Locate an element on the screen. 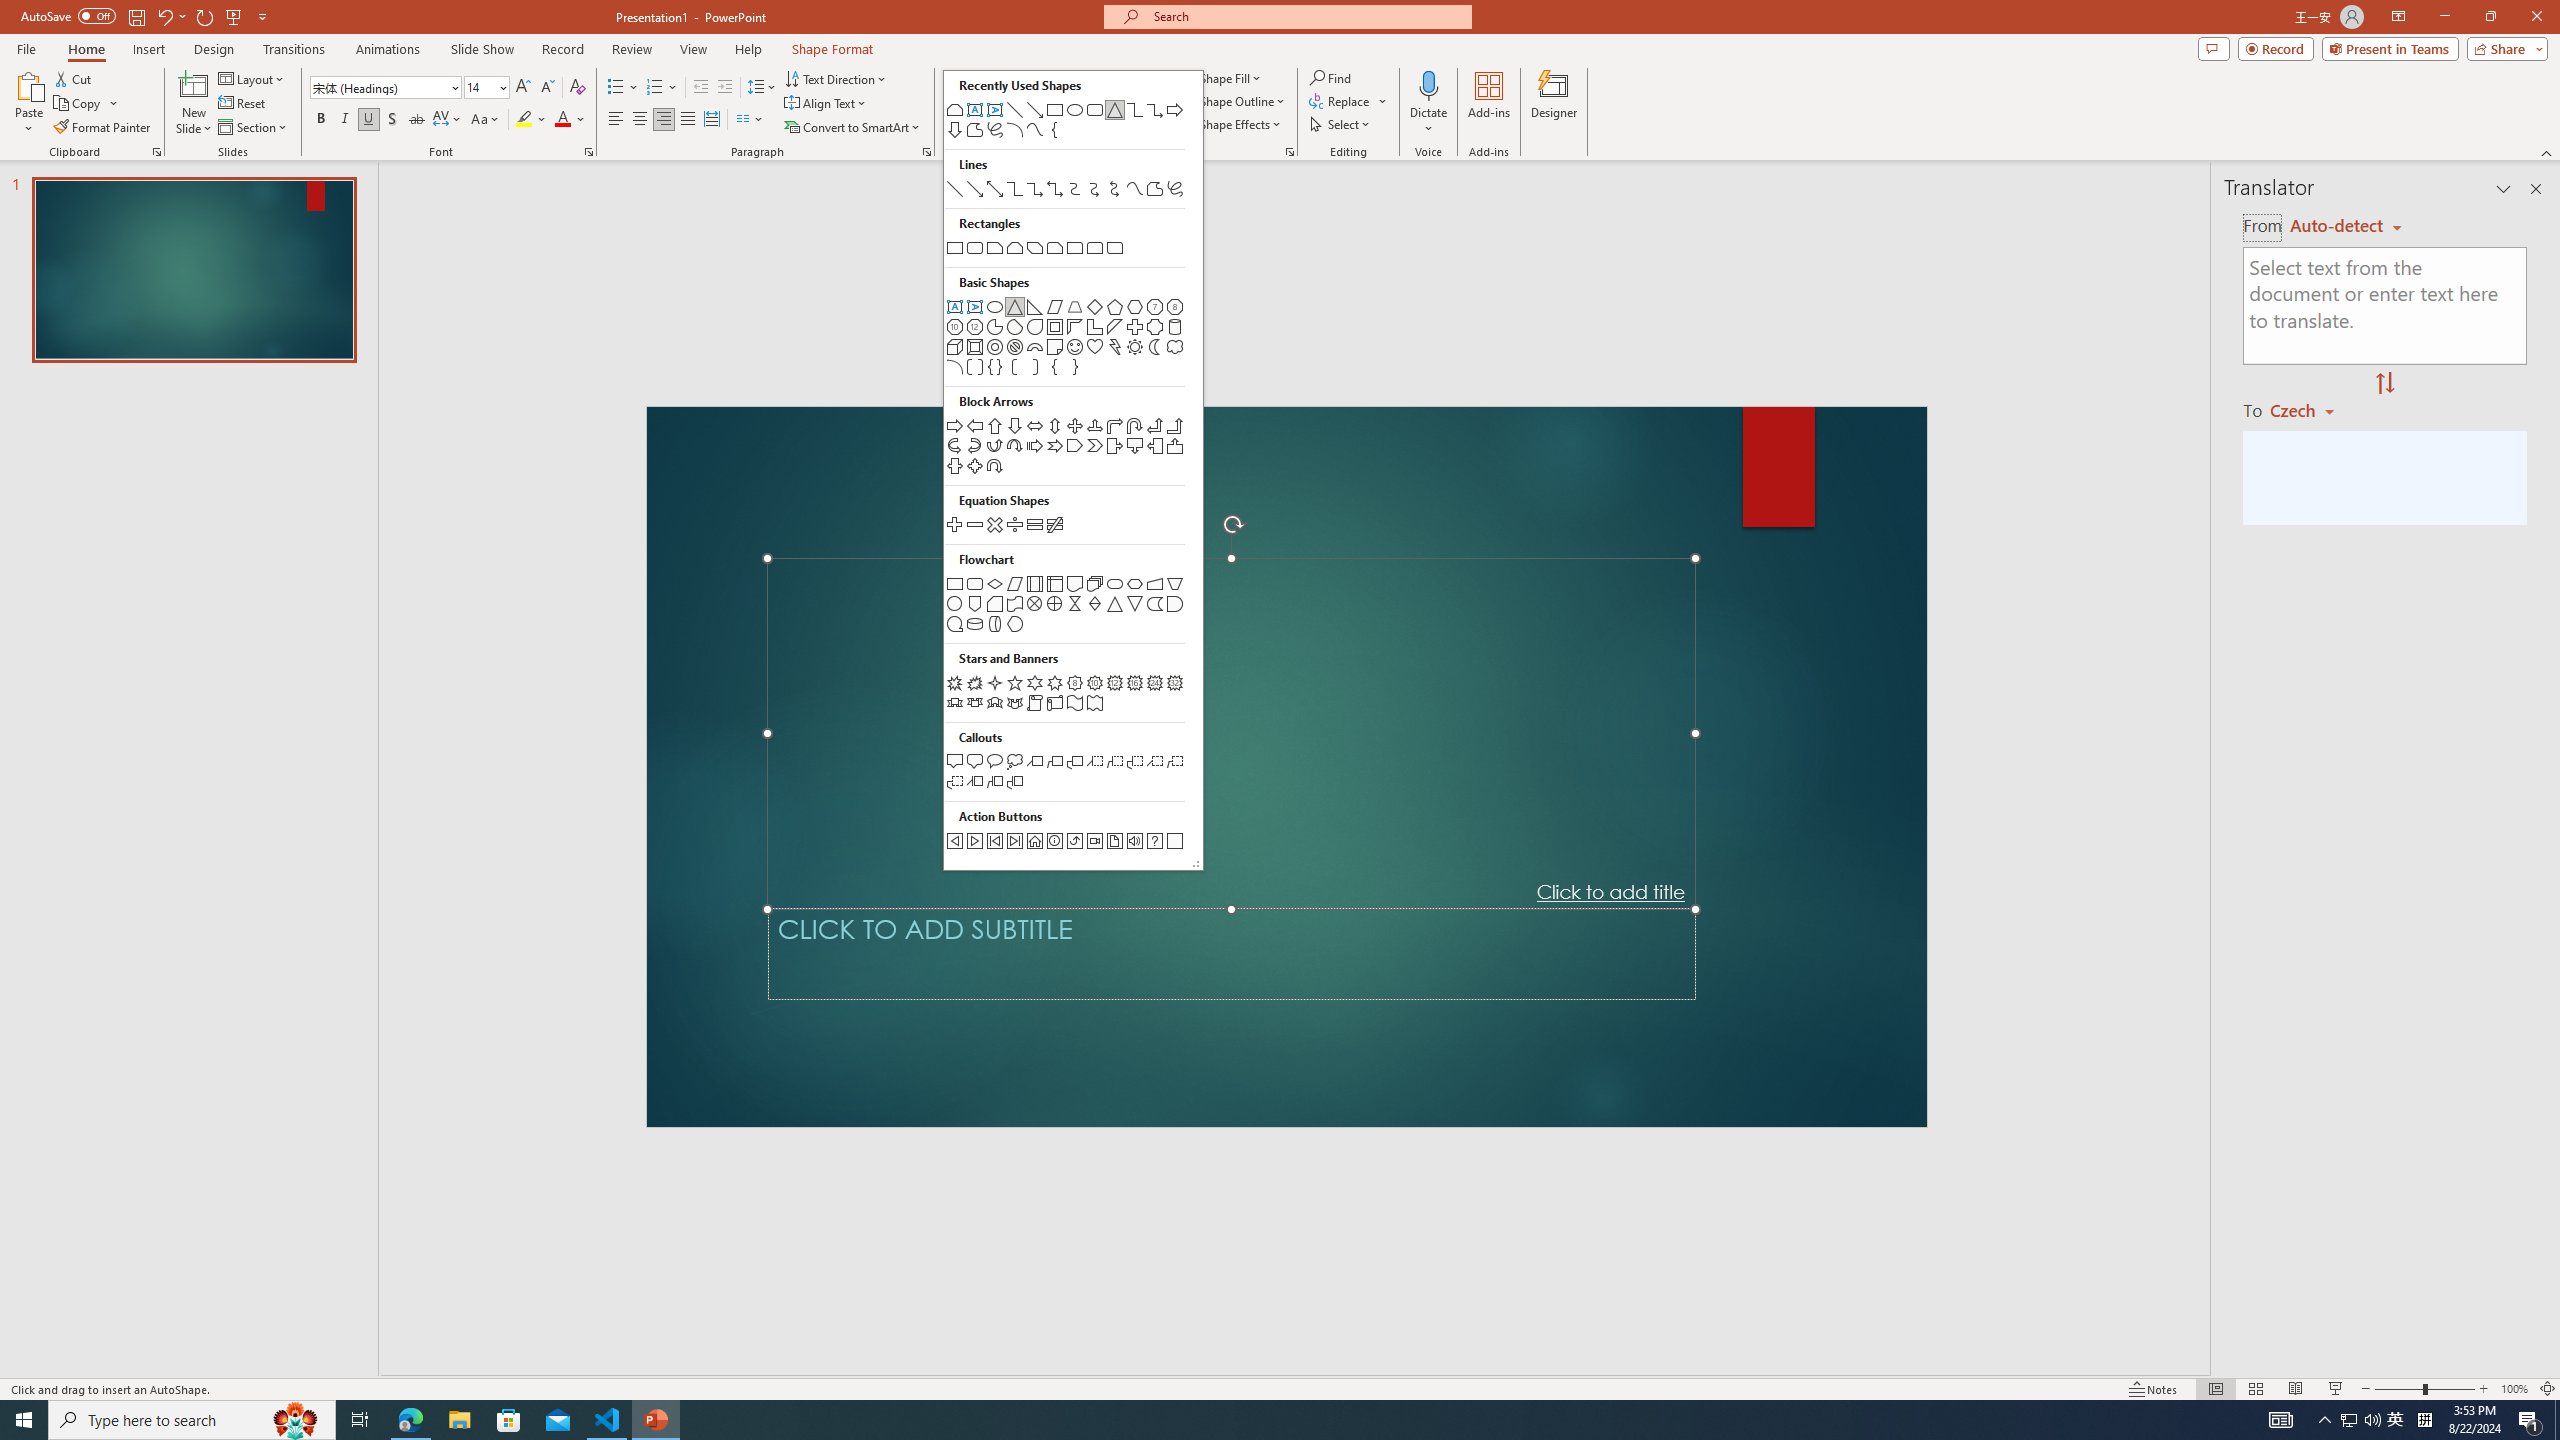  'Bold' is located at coordinates (321, 118).